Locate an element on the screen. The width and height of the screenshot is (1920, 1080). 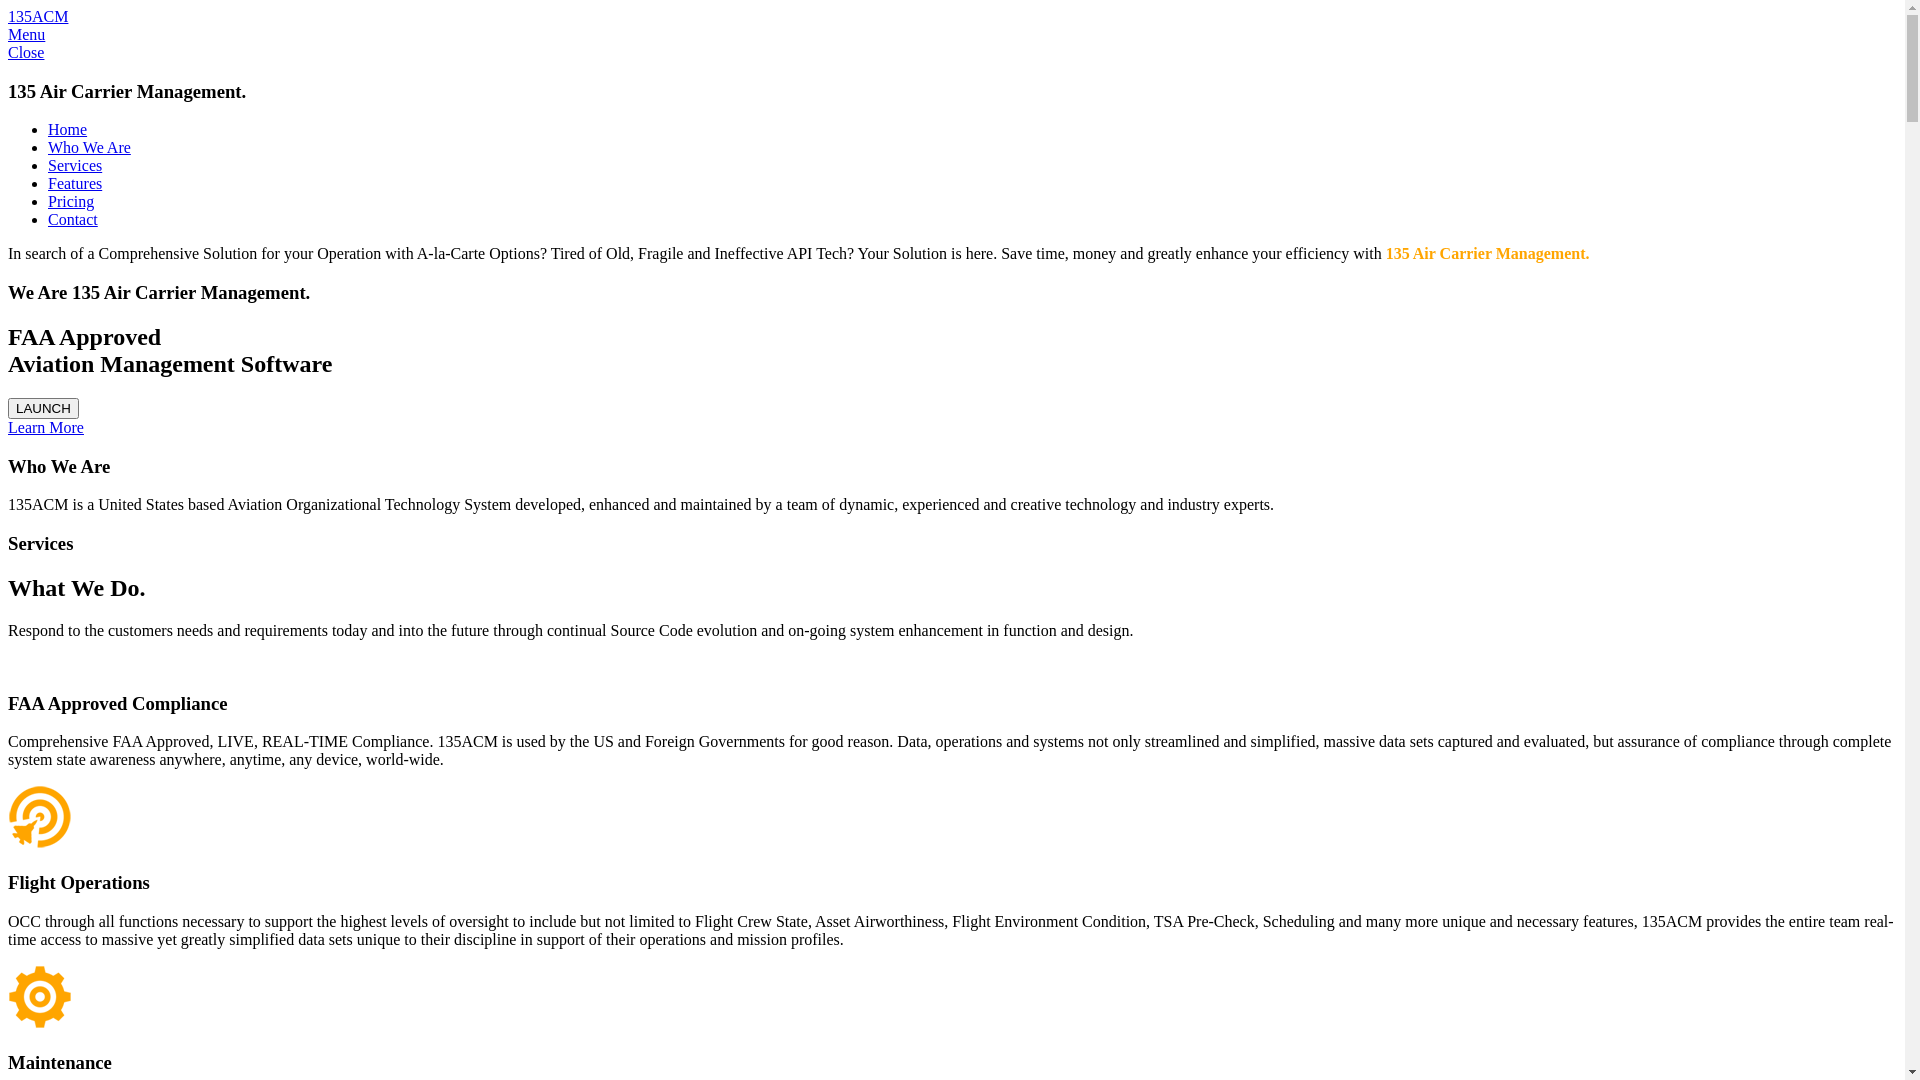
'LAUNCH' is located at coordinates (43, 407).